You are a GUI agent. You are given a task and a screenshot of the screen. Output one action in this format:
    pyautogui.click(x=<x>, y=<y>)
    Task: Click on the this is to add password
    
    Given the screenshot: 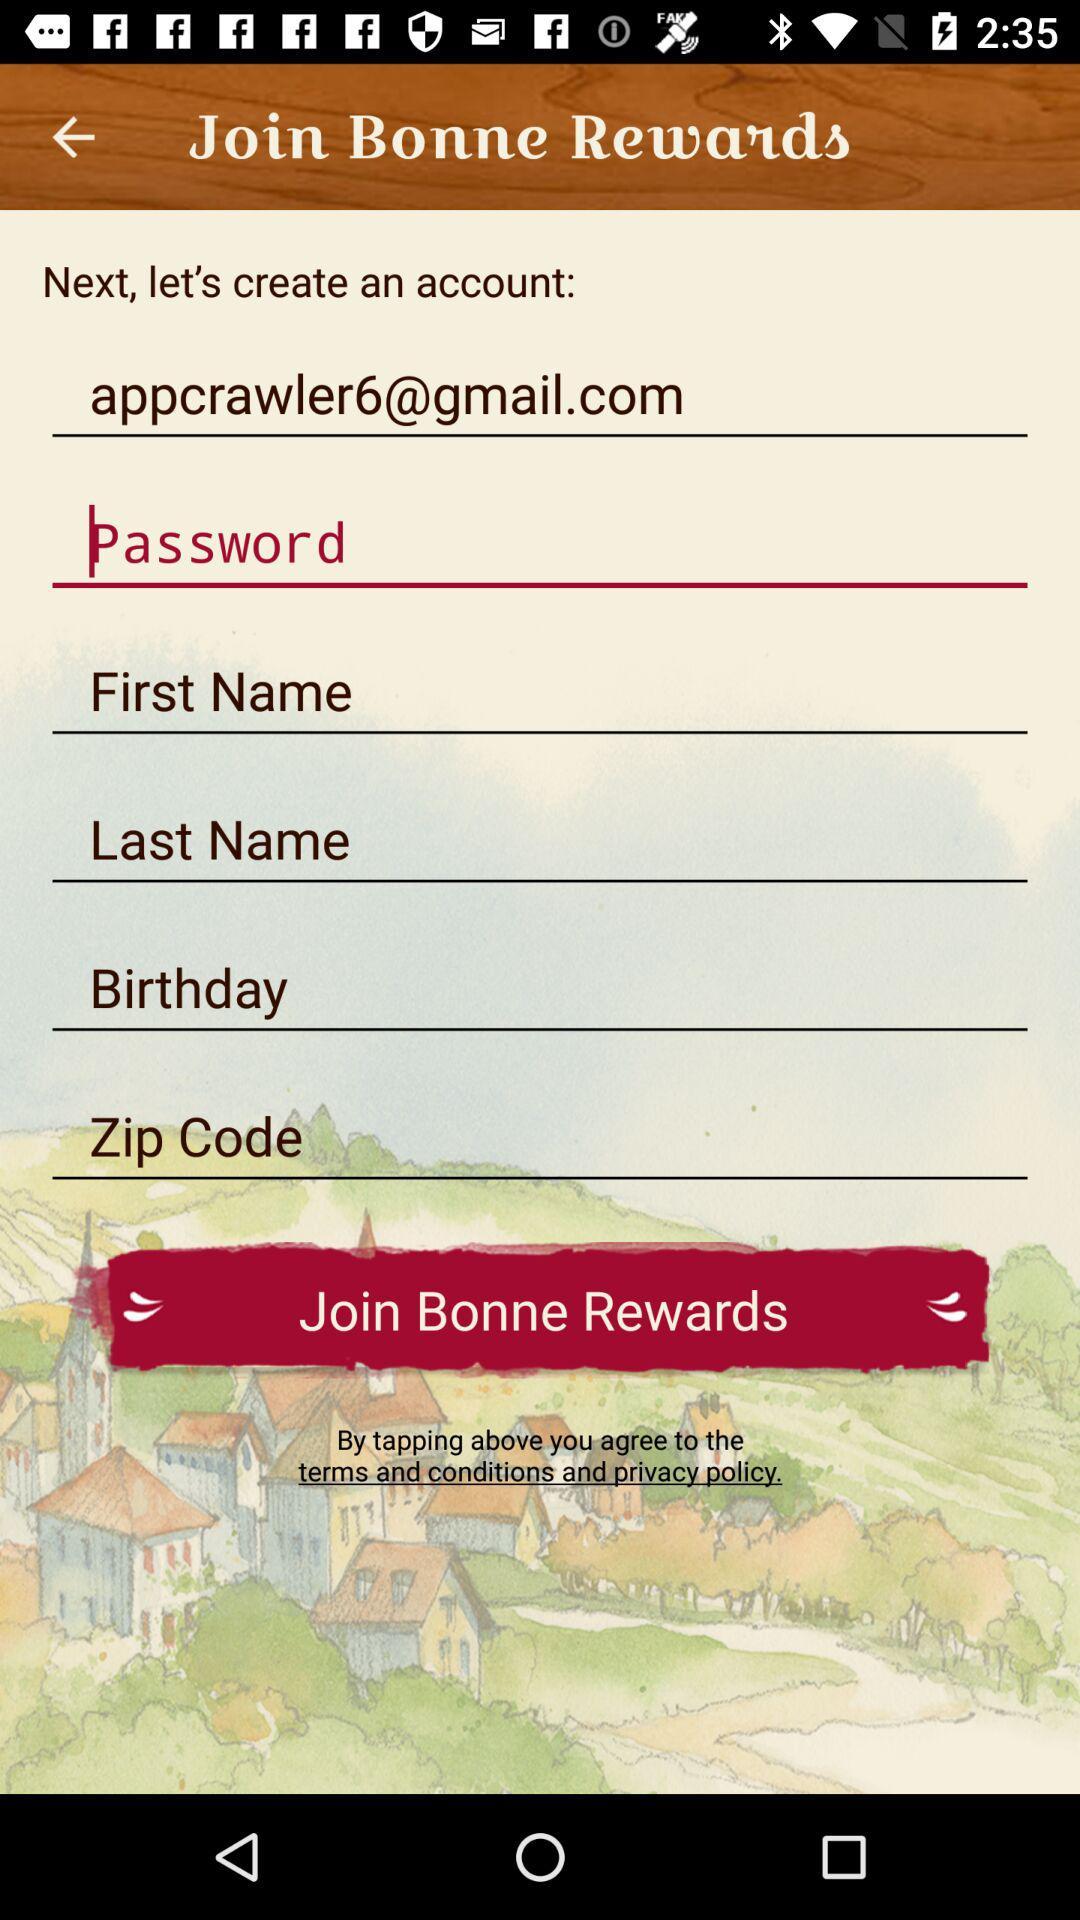 What is the action you would take?
    pyautogui.click(x=540, y=542)
    